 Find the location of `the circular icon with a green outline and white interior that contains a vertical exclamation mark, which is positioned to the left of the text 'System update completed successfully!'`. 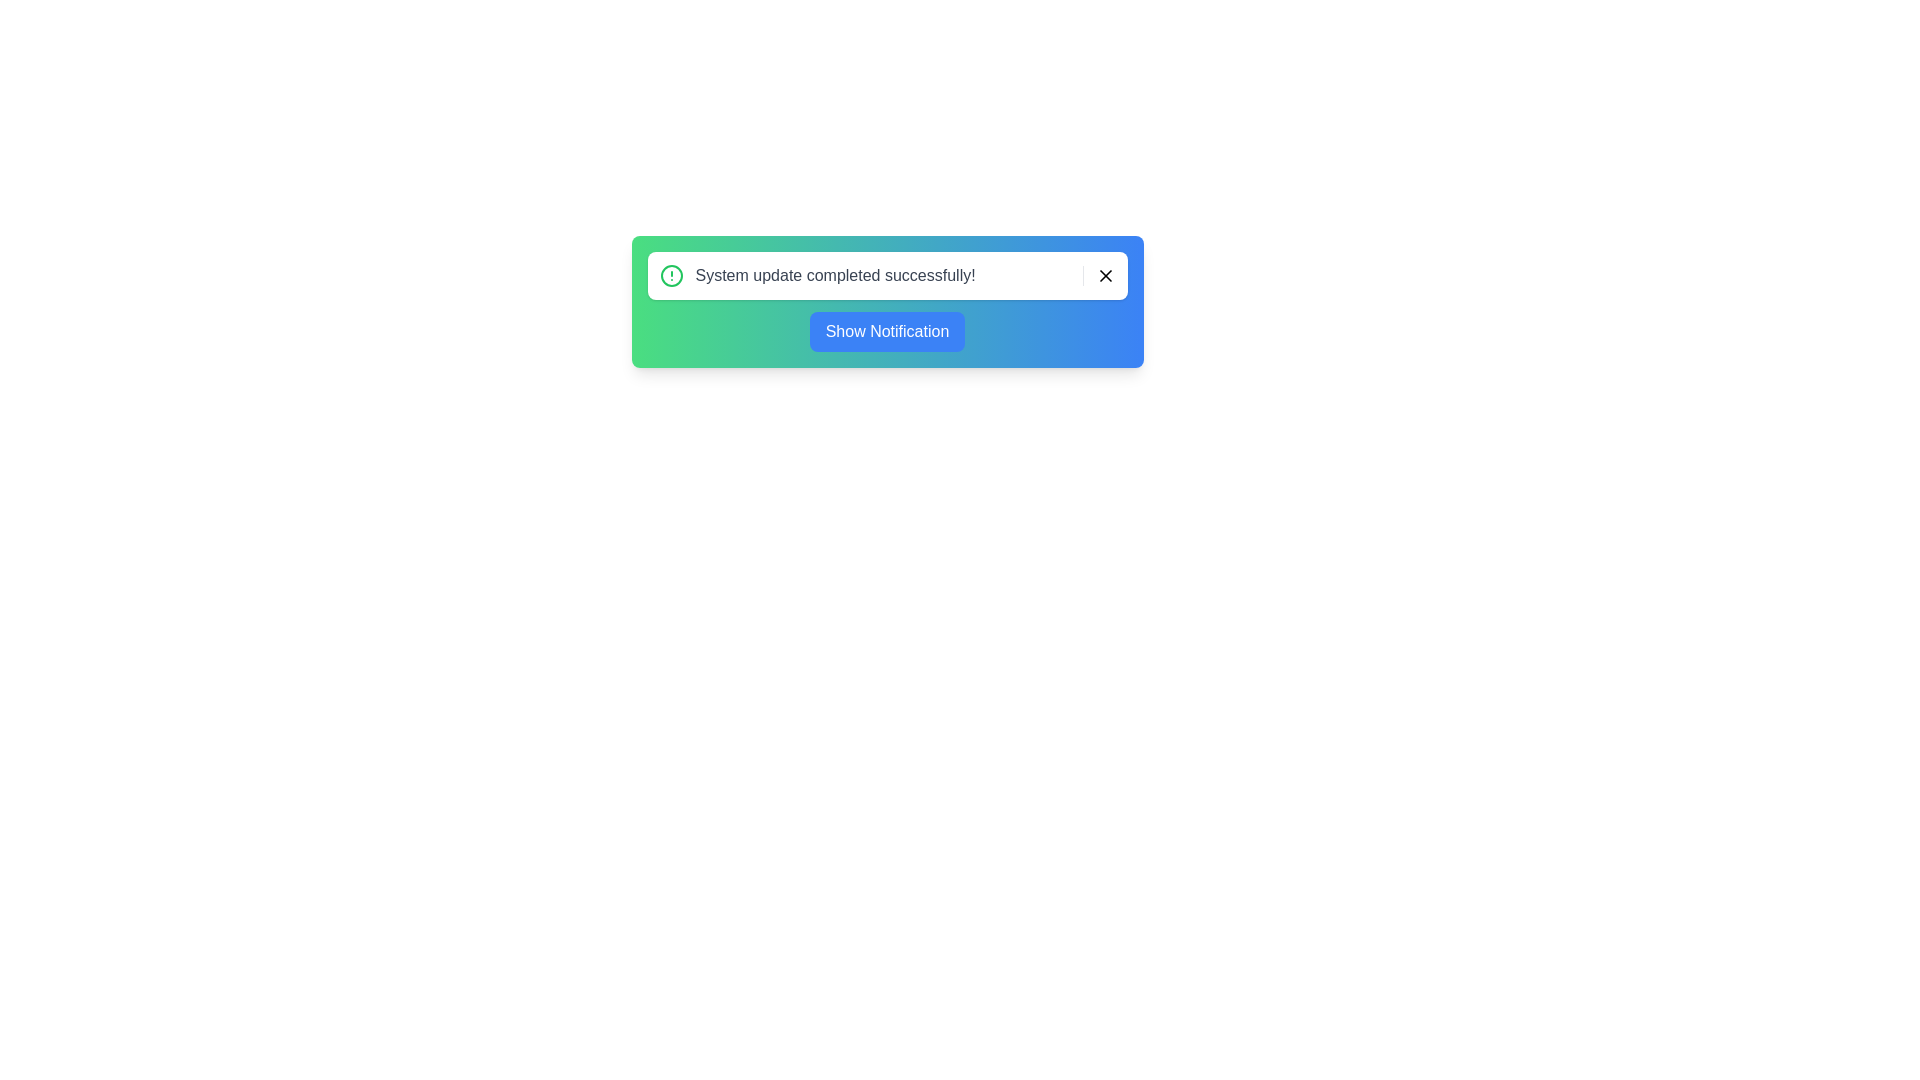

the circular icon with a green outline and white interior that contains a vertical exclamation mark, which is positioned to the left of the text 'System update completed successfully!' is located at coordinates (671, 276).